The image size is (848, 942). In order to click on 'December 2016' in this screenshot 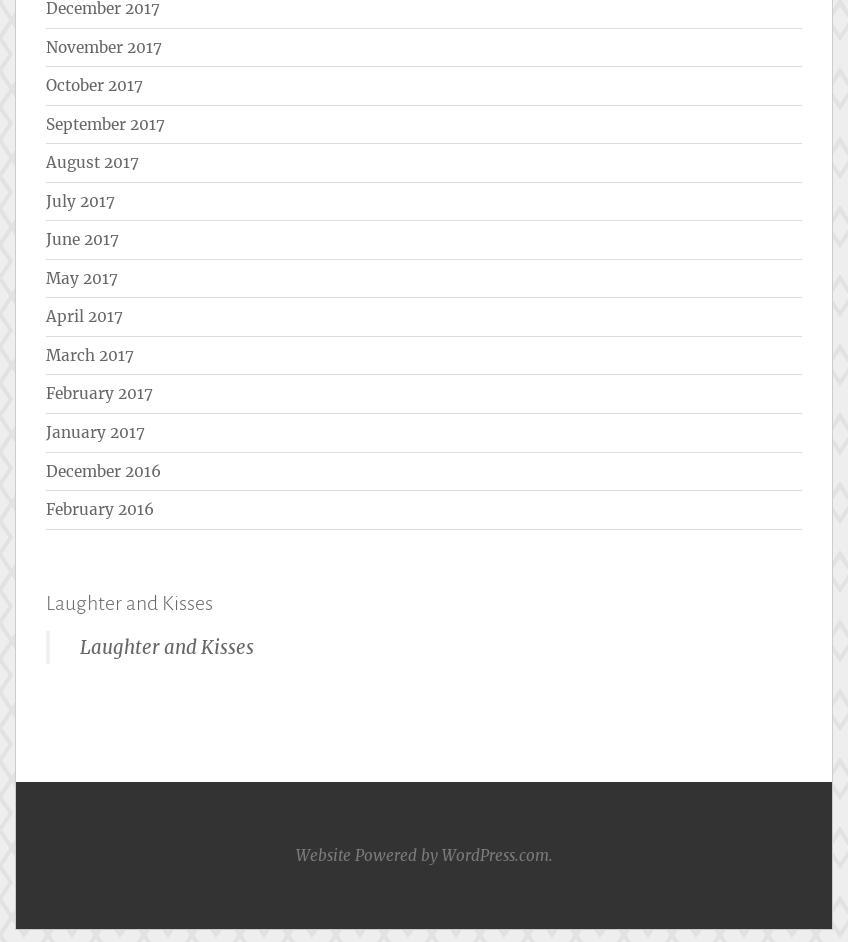, I will do `click(103, 469)`.